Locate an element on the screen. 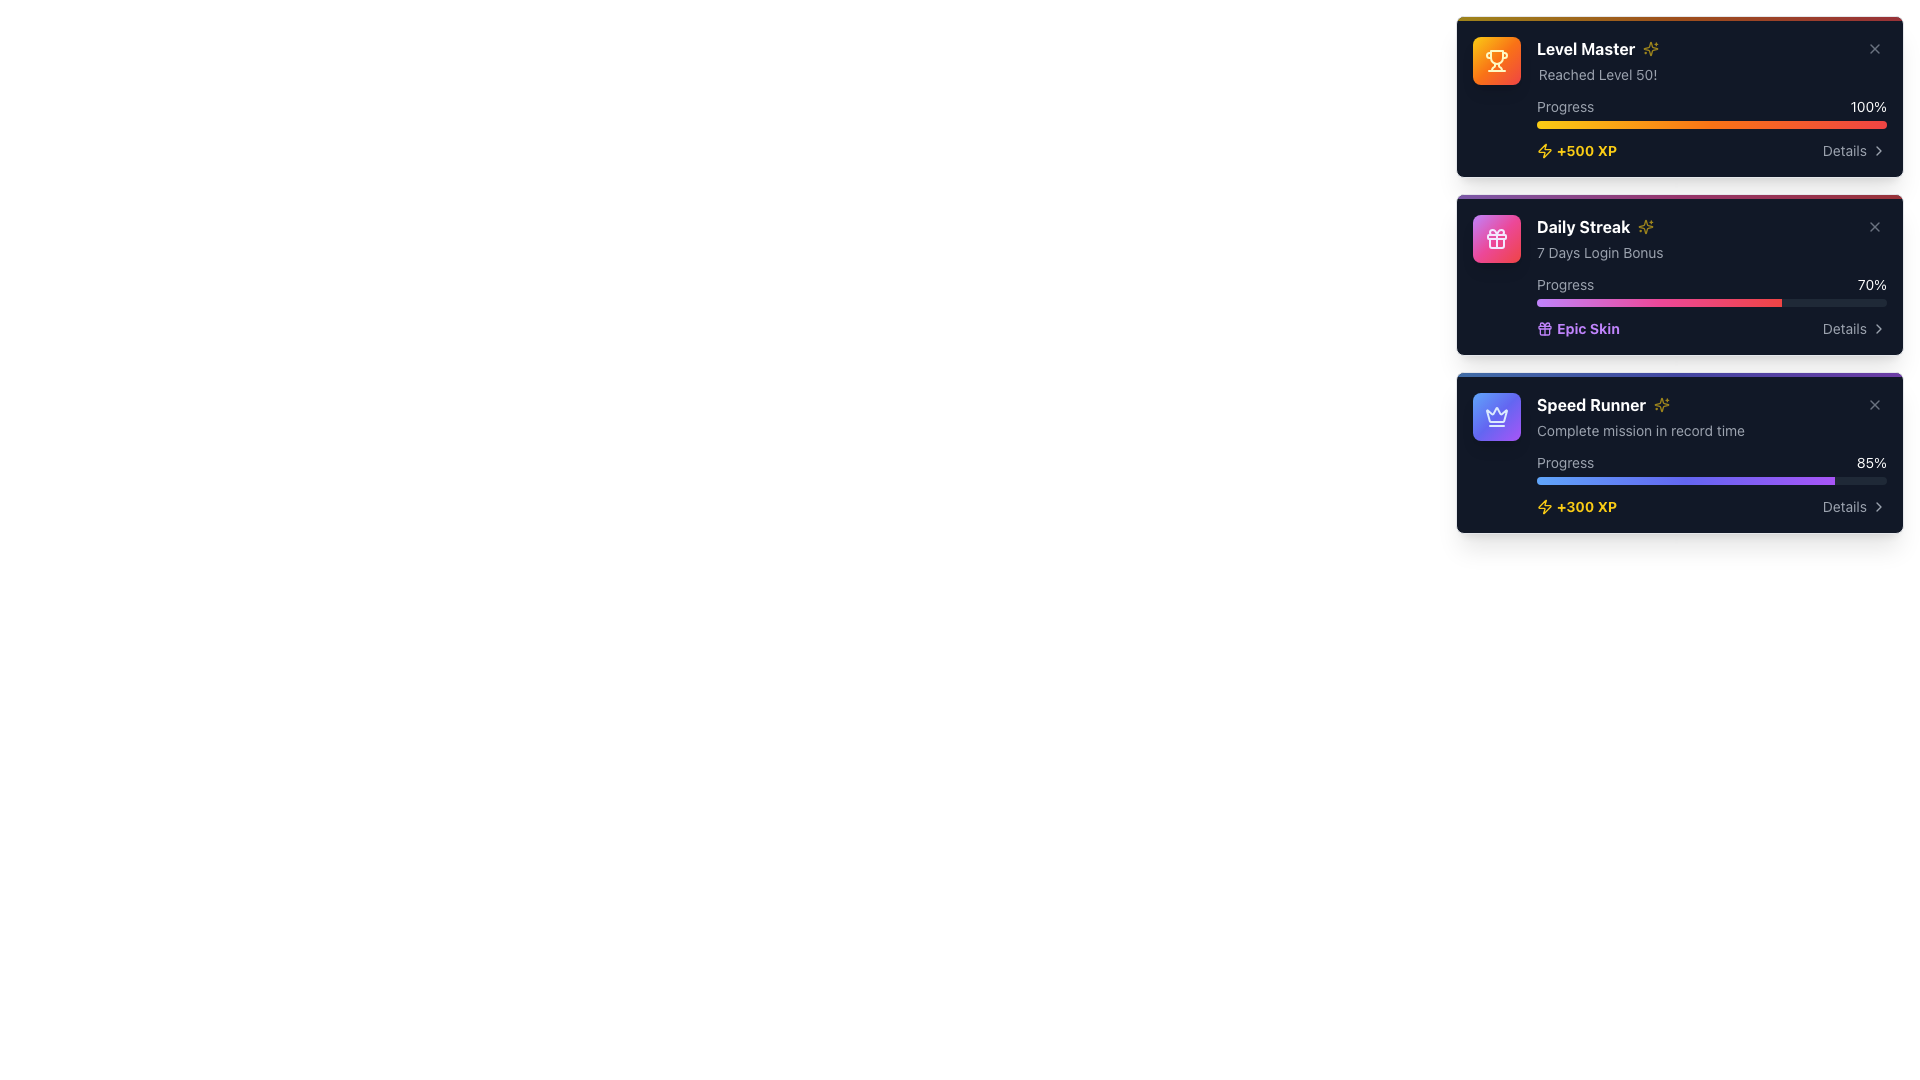  the lightning bolt-shaped icon rendered in bright yellow, which is positioned to the left of the text displaying '+300 XP' within the lower card labeled 'Speed Runner' in the vertical stack of achievement cards is located at coordinates (1544, 505).